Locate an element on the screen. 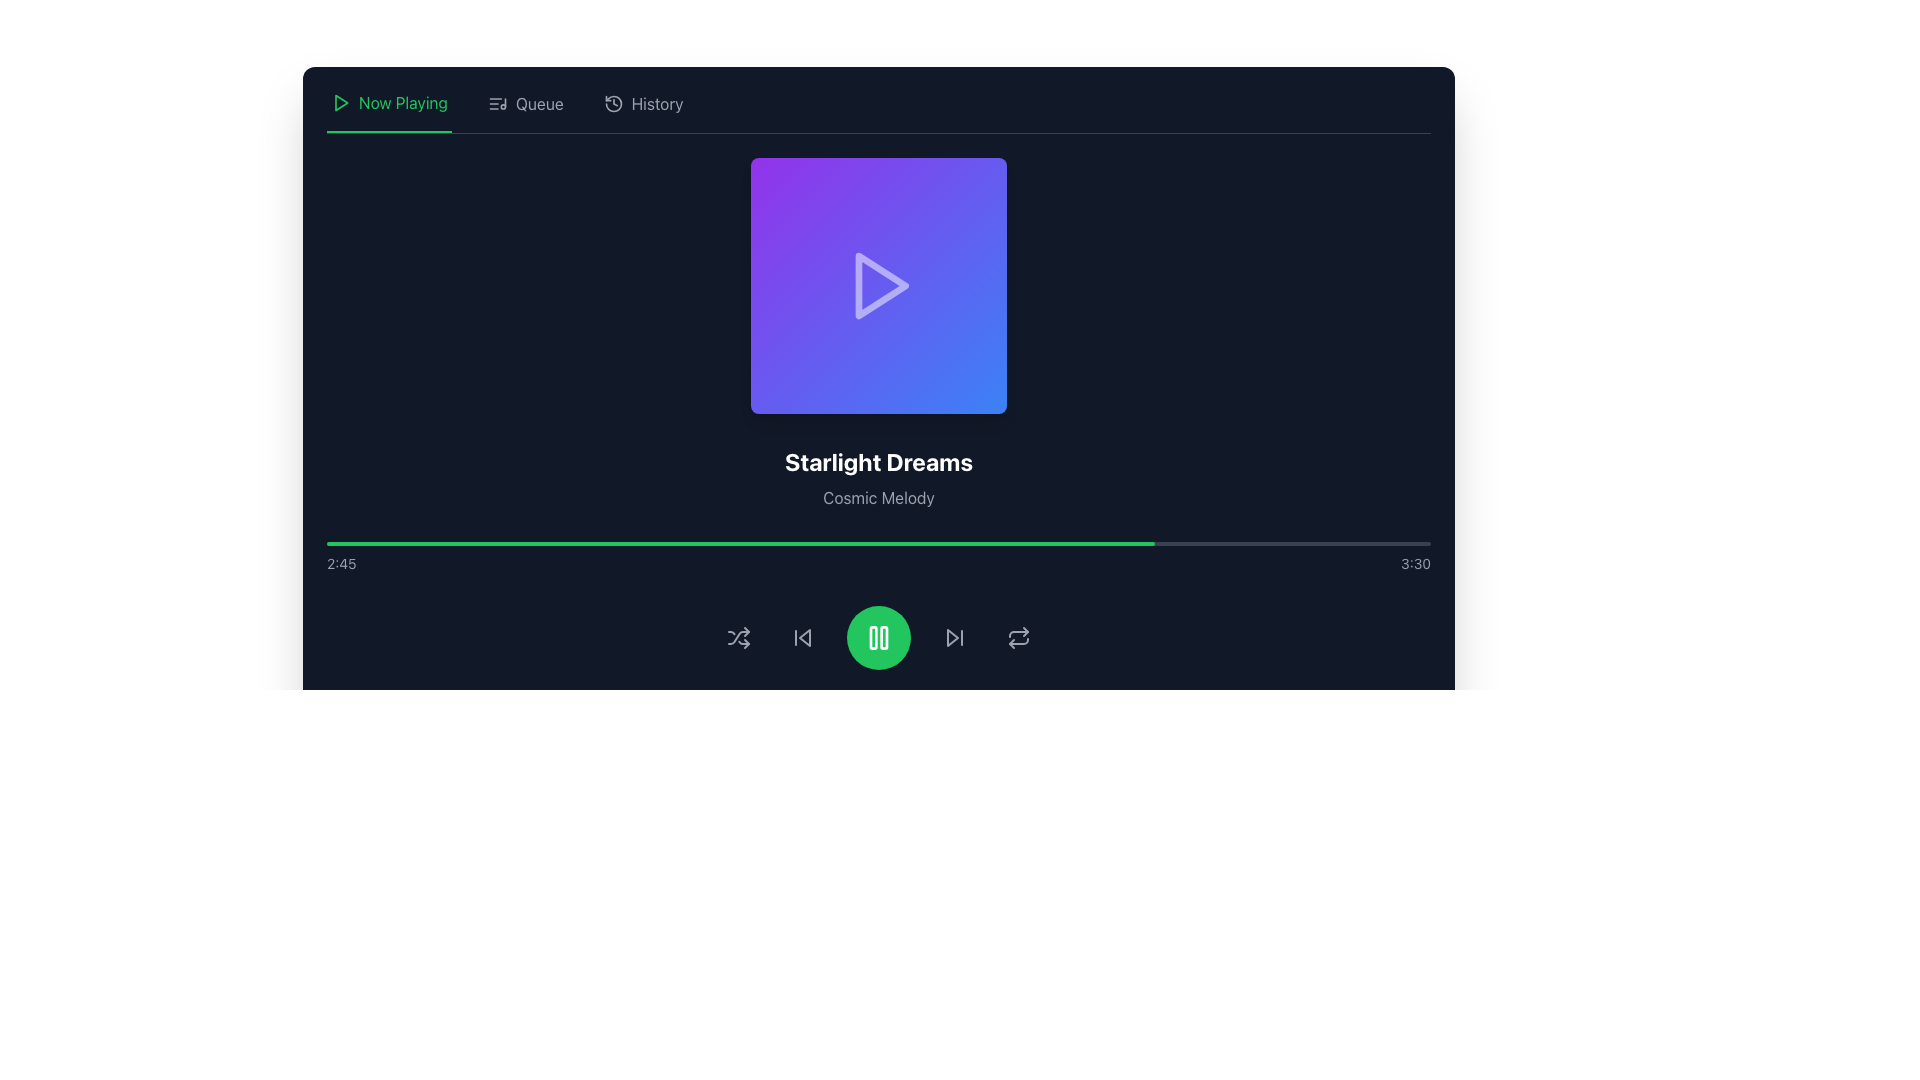 This screenshot has width=1920, height=1080. the progress bar is located at coordinates (382, 543).